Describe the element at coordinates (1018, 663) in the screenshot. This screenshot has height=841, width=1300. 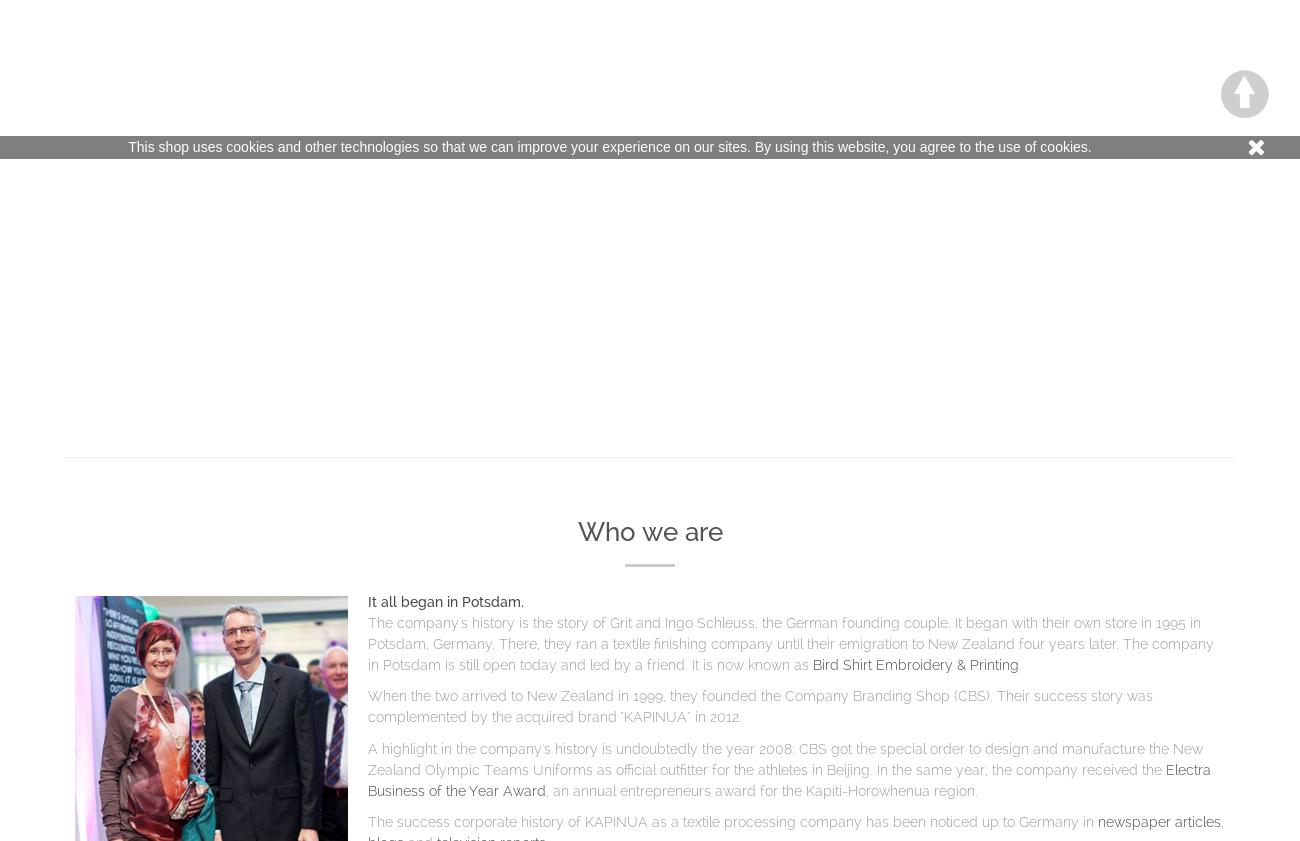
I see `'.'` at that location.